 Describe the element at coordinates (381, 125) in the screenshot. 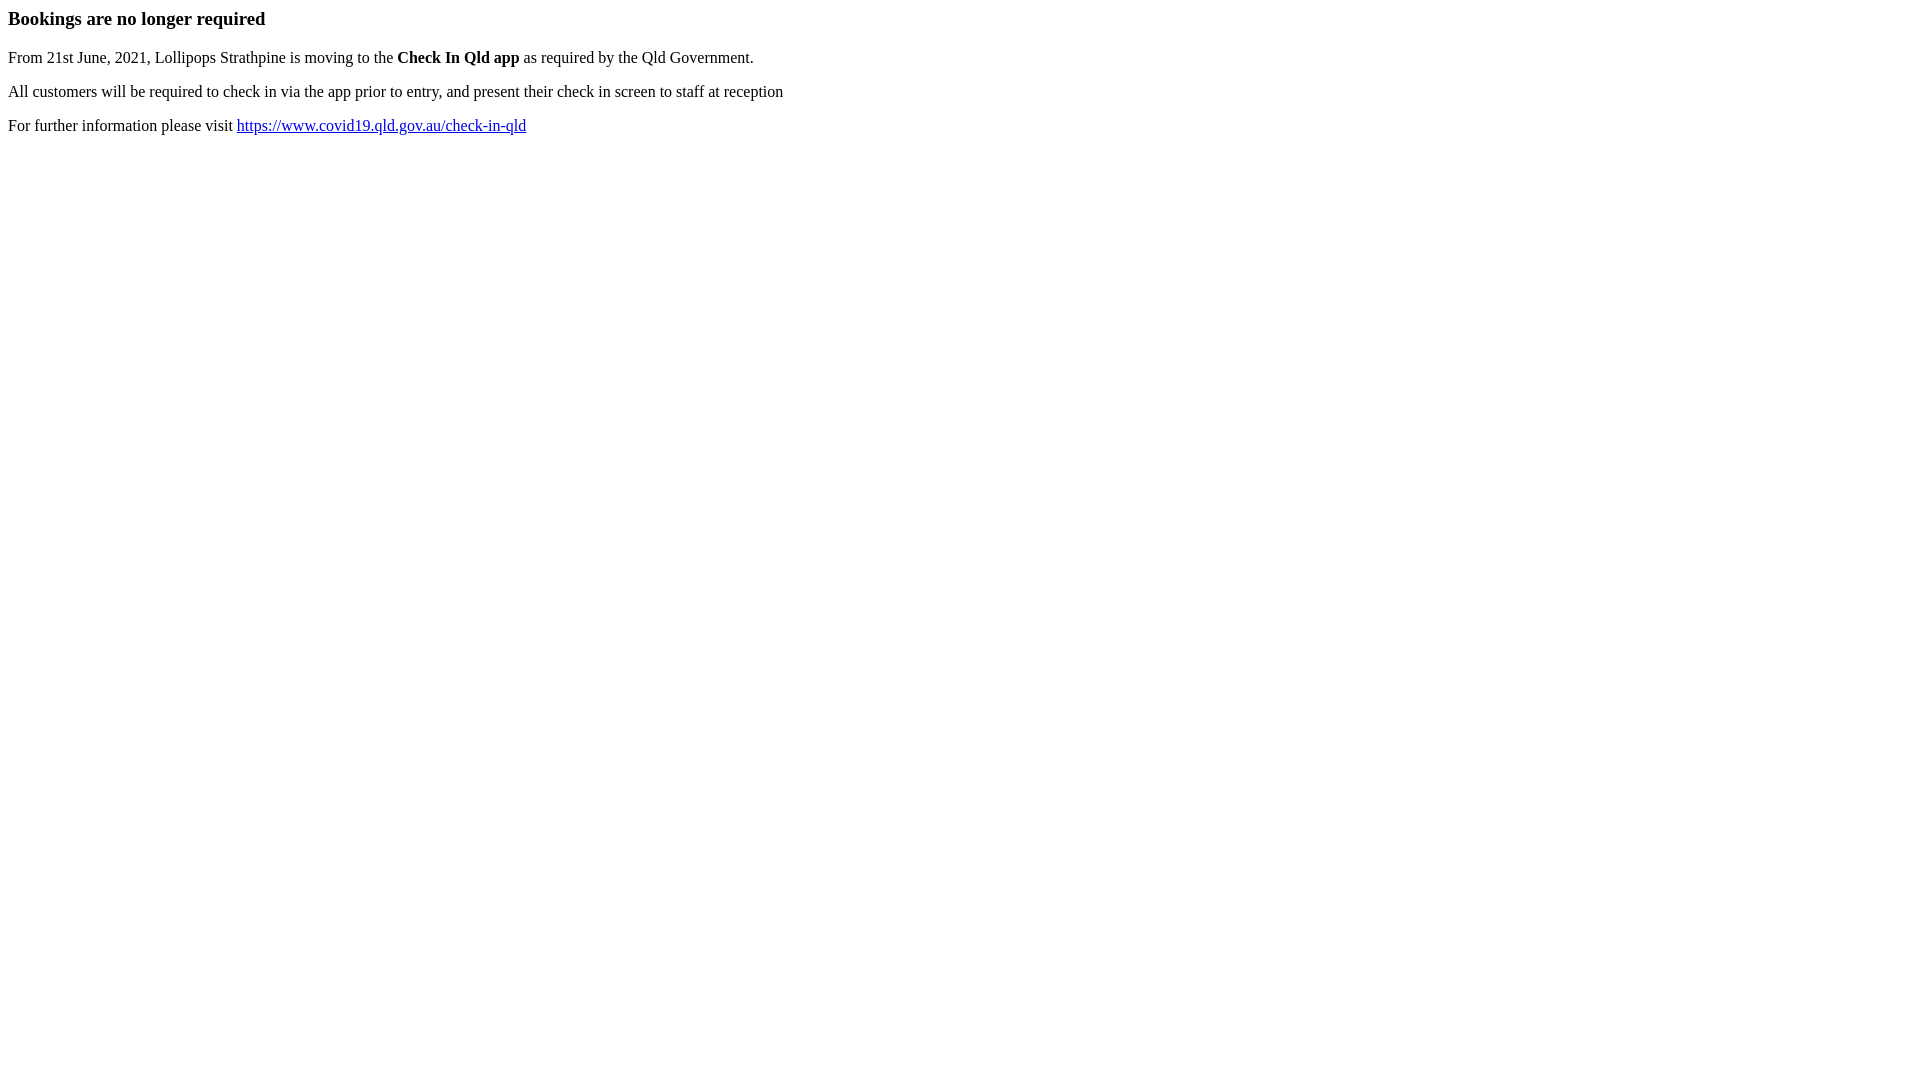

I see `'https://www.covid19.qld.gov.au/check-in-qld'` at that location.